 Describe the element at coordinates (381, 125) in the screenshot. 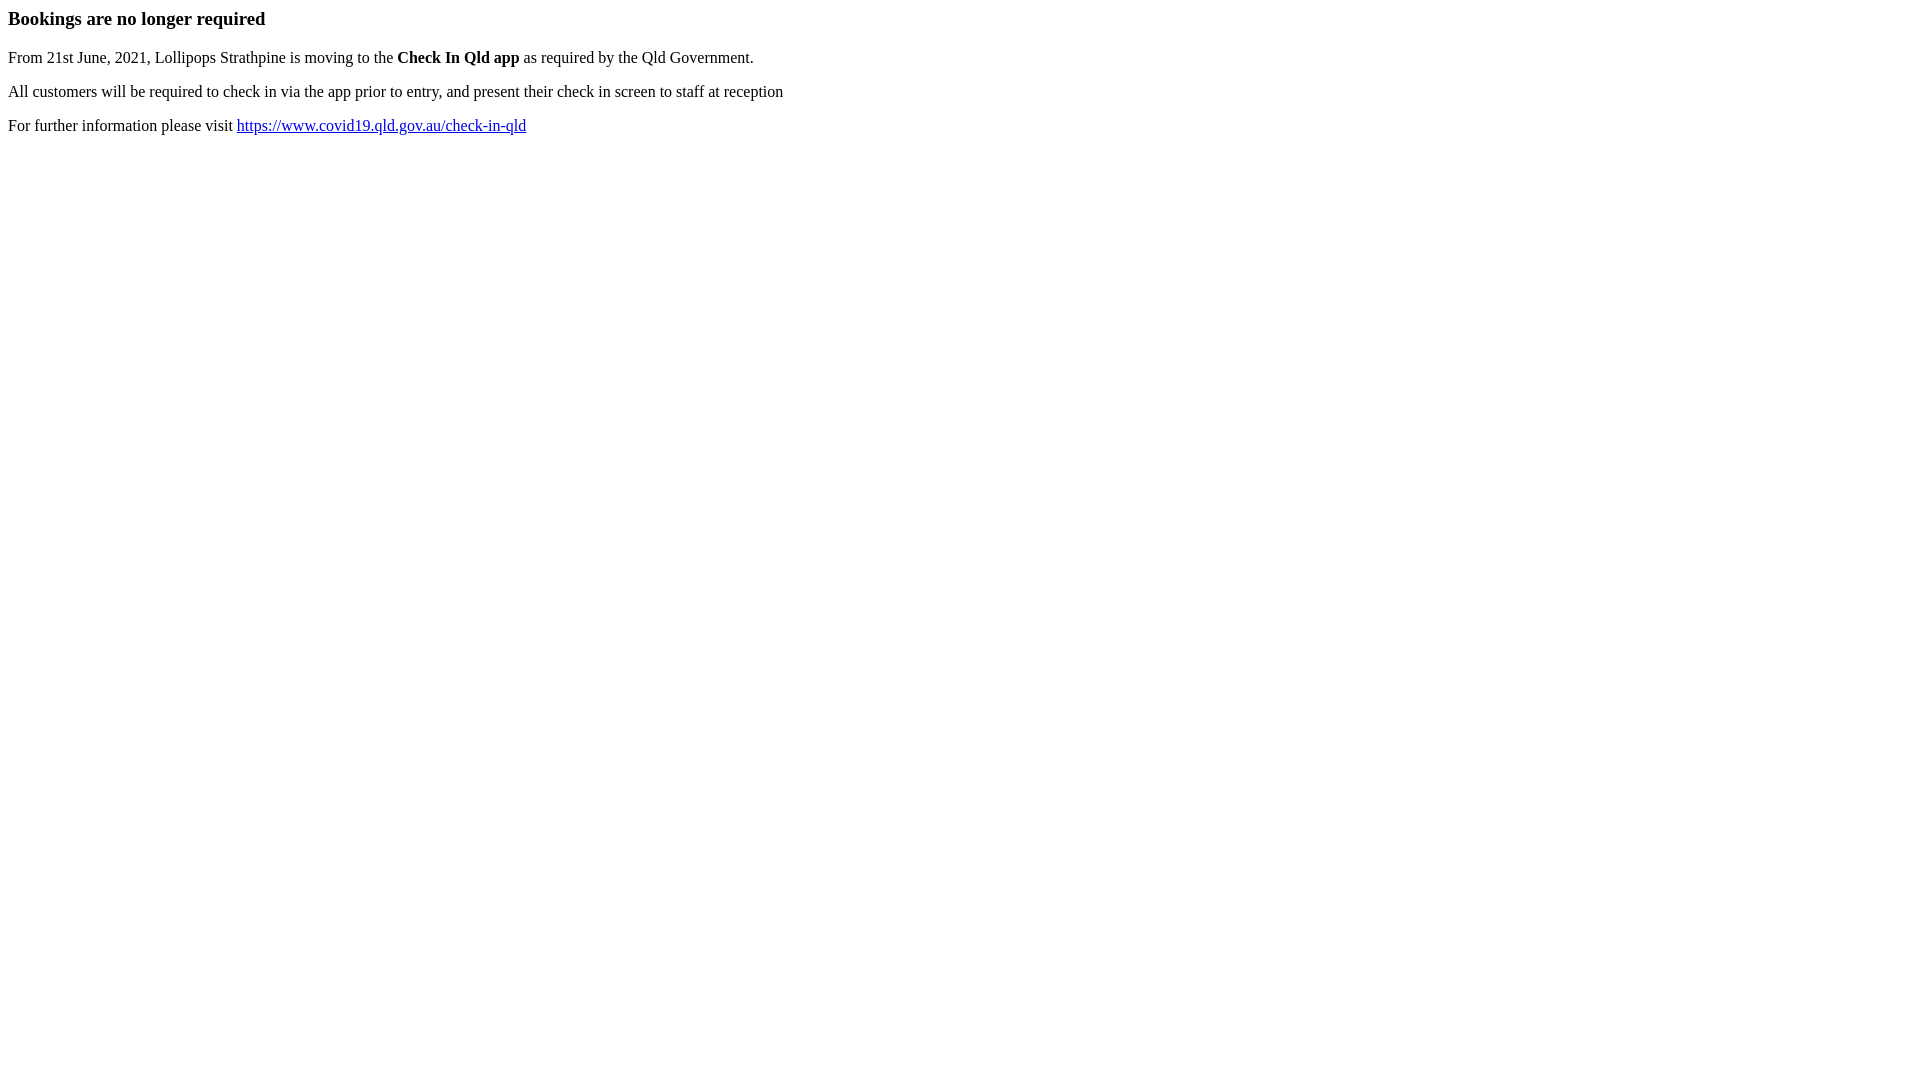

I see `'https://www.covid19.qld.gov.au/check-in-qld'` at that location.